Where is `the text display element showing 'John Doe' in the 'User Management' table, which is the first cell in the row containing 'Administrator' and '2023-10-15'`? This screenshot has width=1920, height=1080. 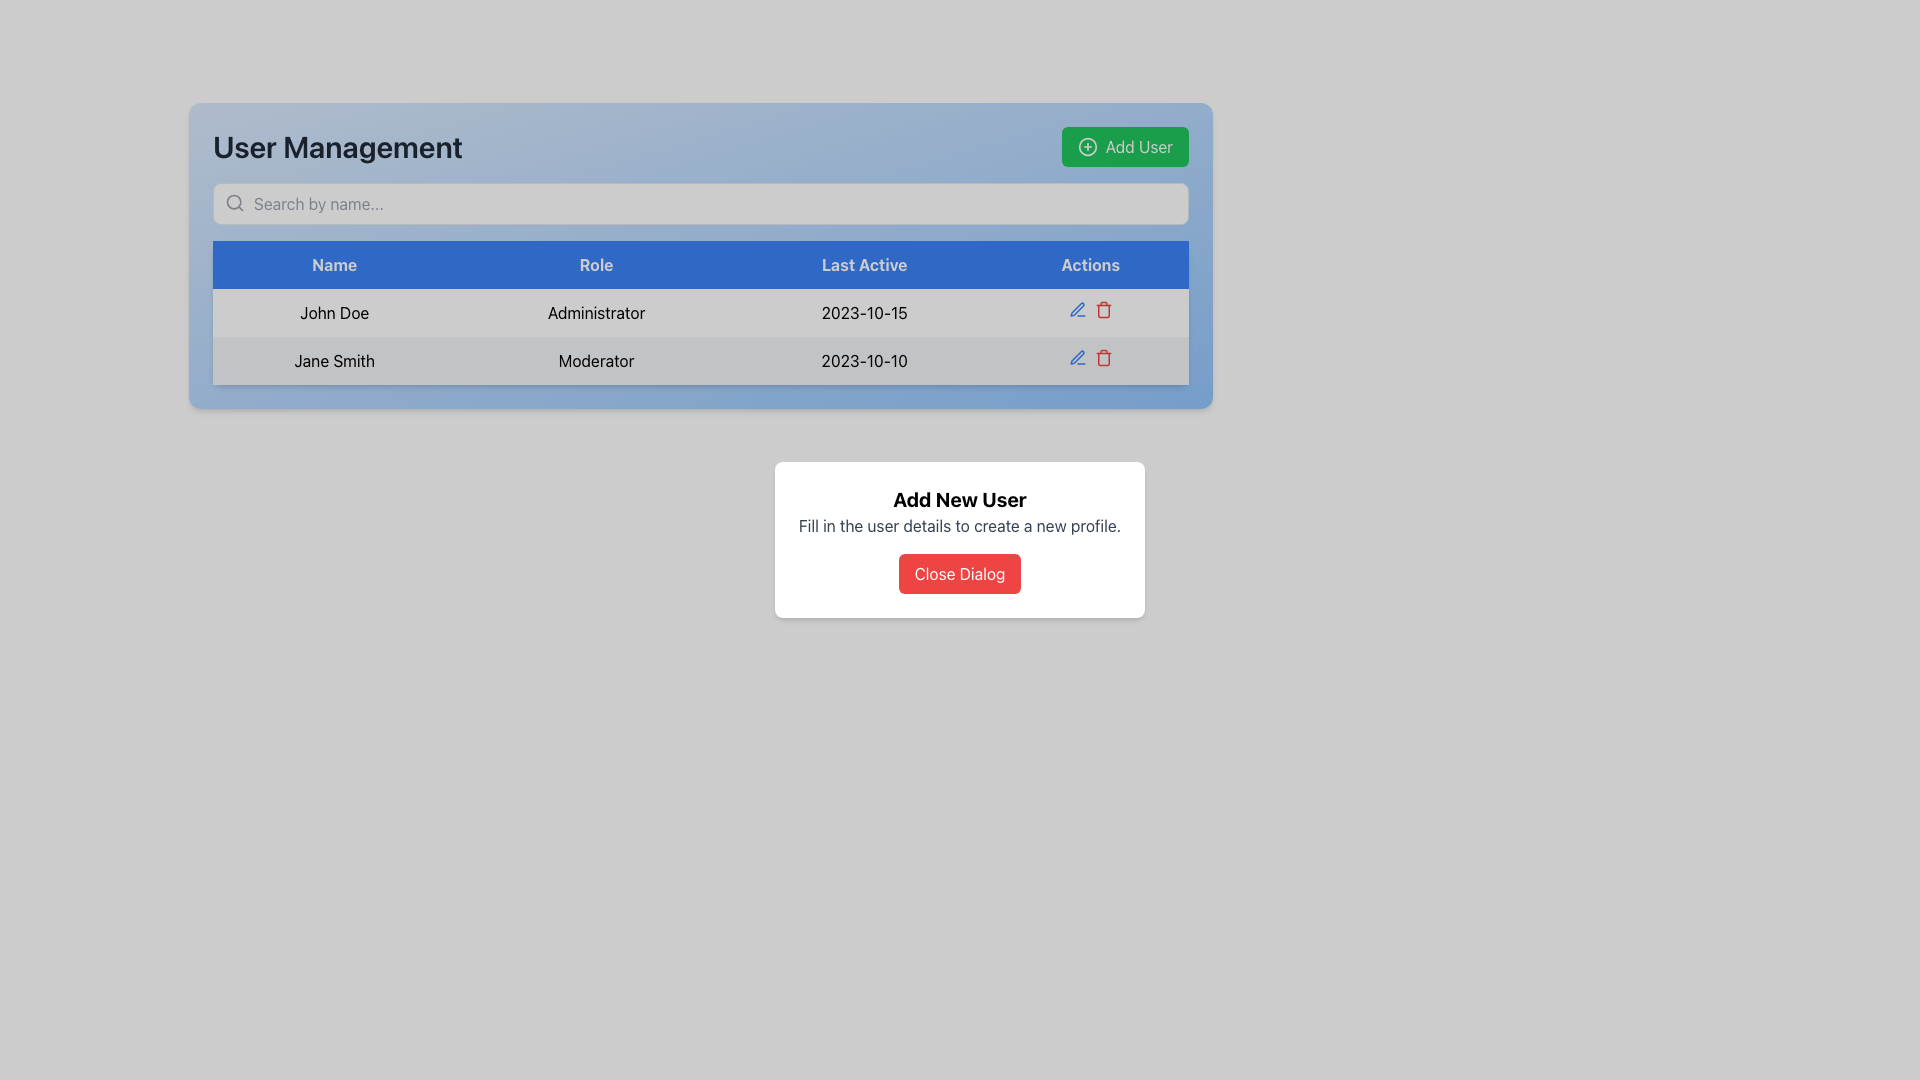 the text display element showing 'John Doe' in the 'User Management' table, which is the first cell in the row containing 'Administrator' and '2023-10-15' is located at coordinates (334, 312).